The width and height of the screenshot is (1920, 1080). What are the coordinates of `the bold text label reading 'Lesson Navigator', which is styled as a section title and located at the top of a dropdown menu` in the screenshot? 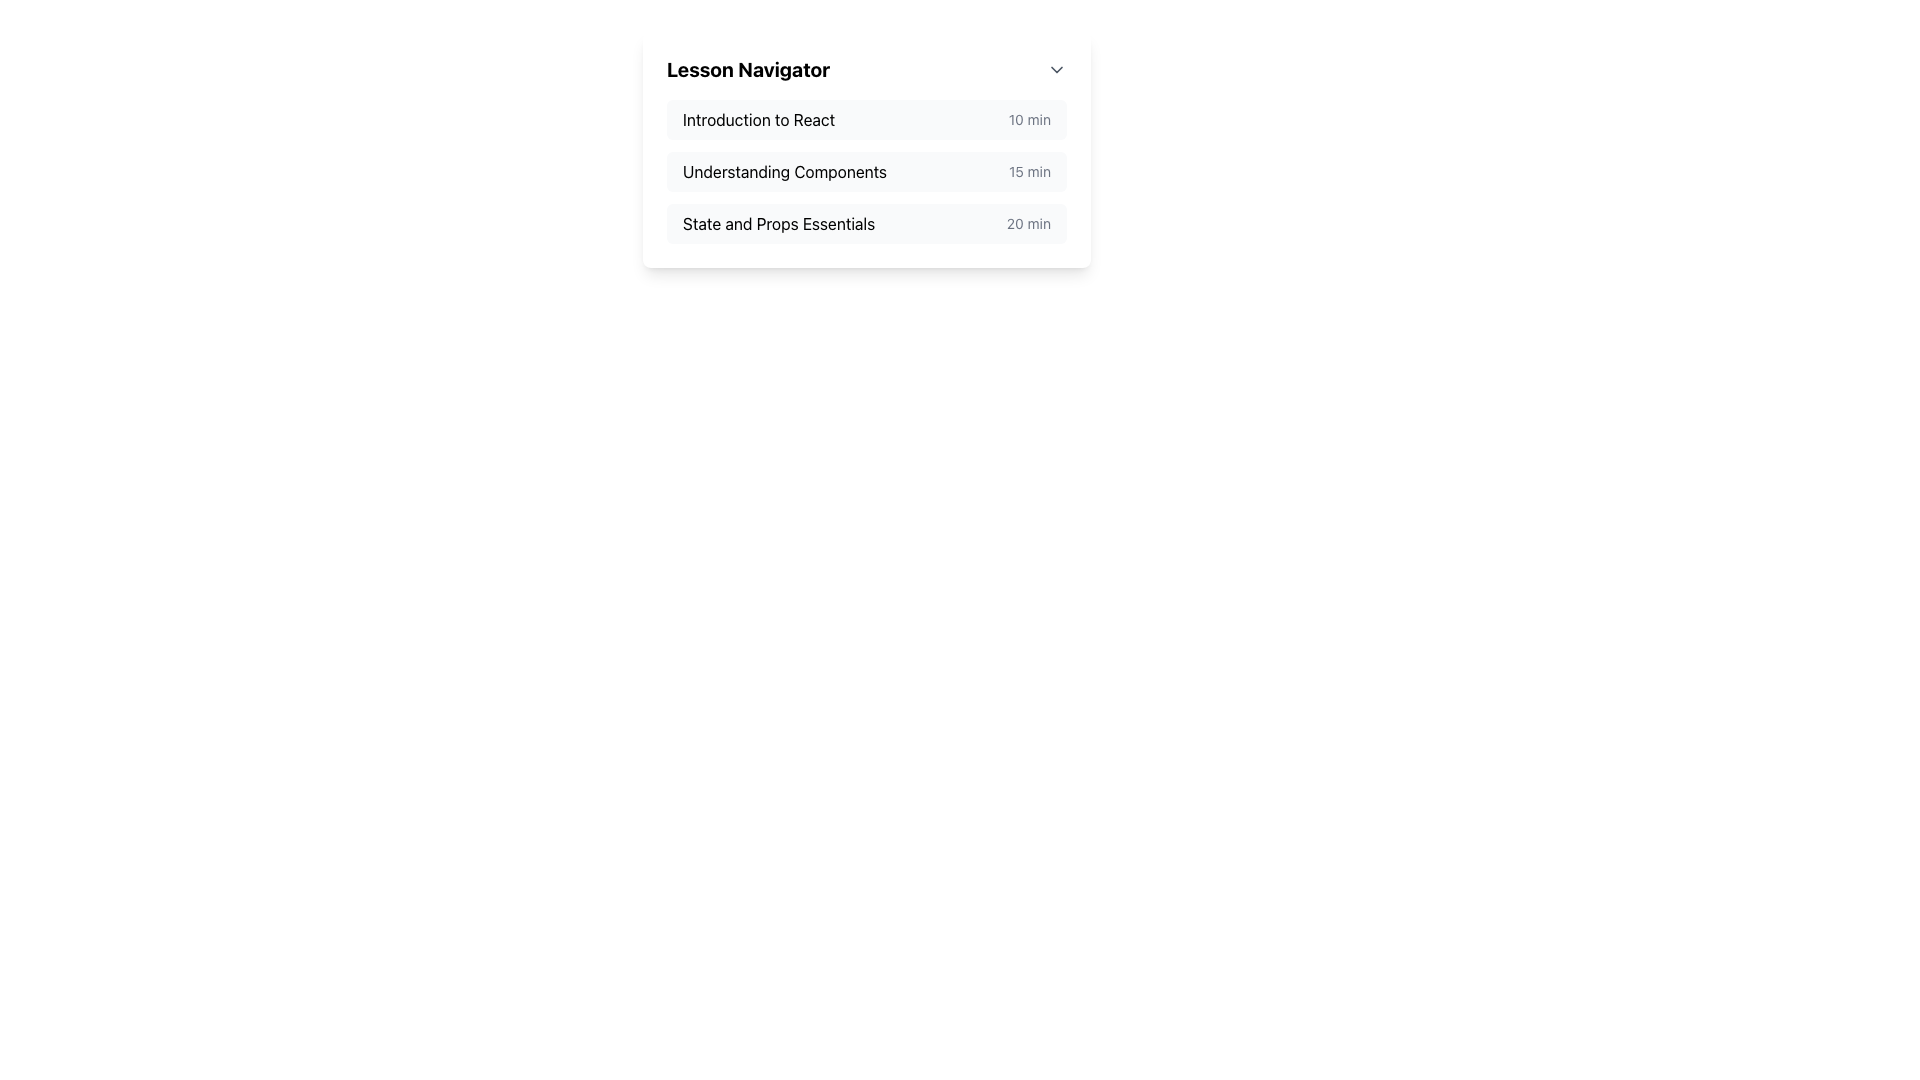 It's located at (747, 68).